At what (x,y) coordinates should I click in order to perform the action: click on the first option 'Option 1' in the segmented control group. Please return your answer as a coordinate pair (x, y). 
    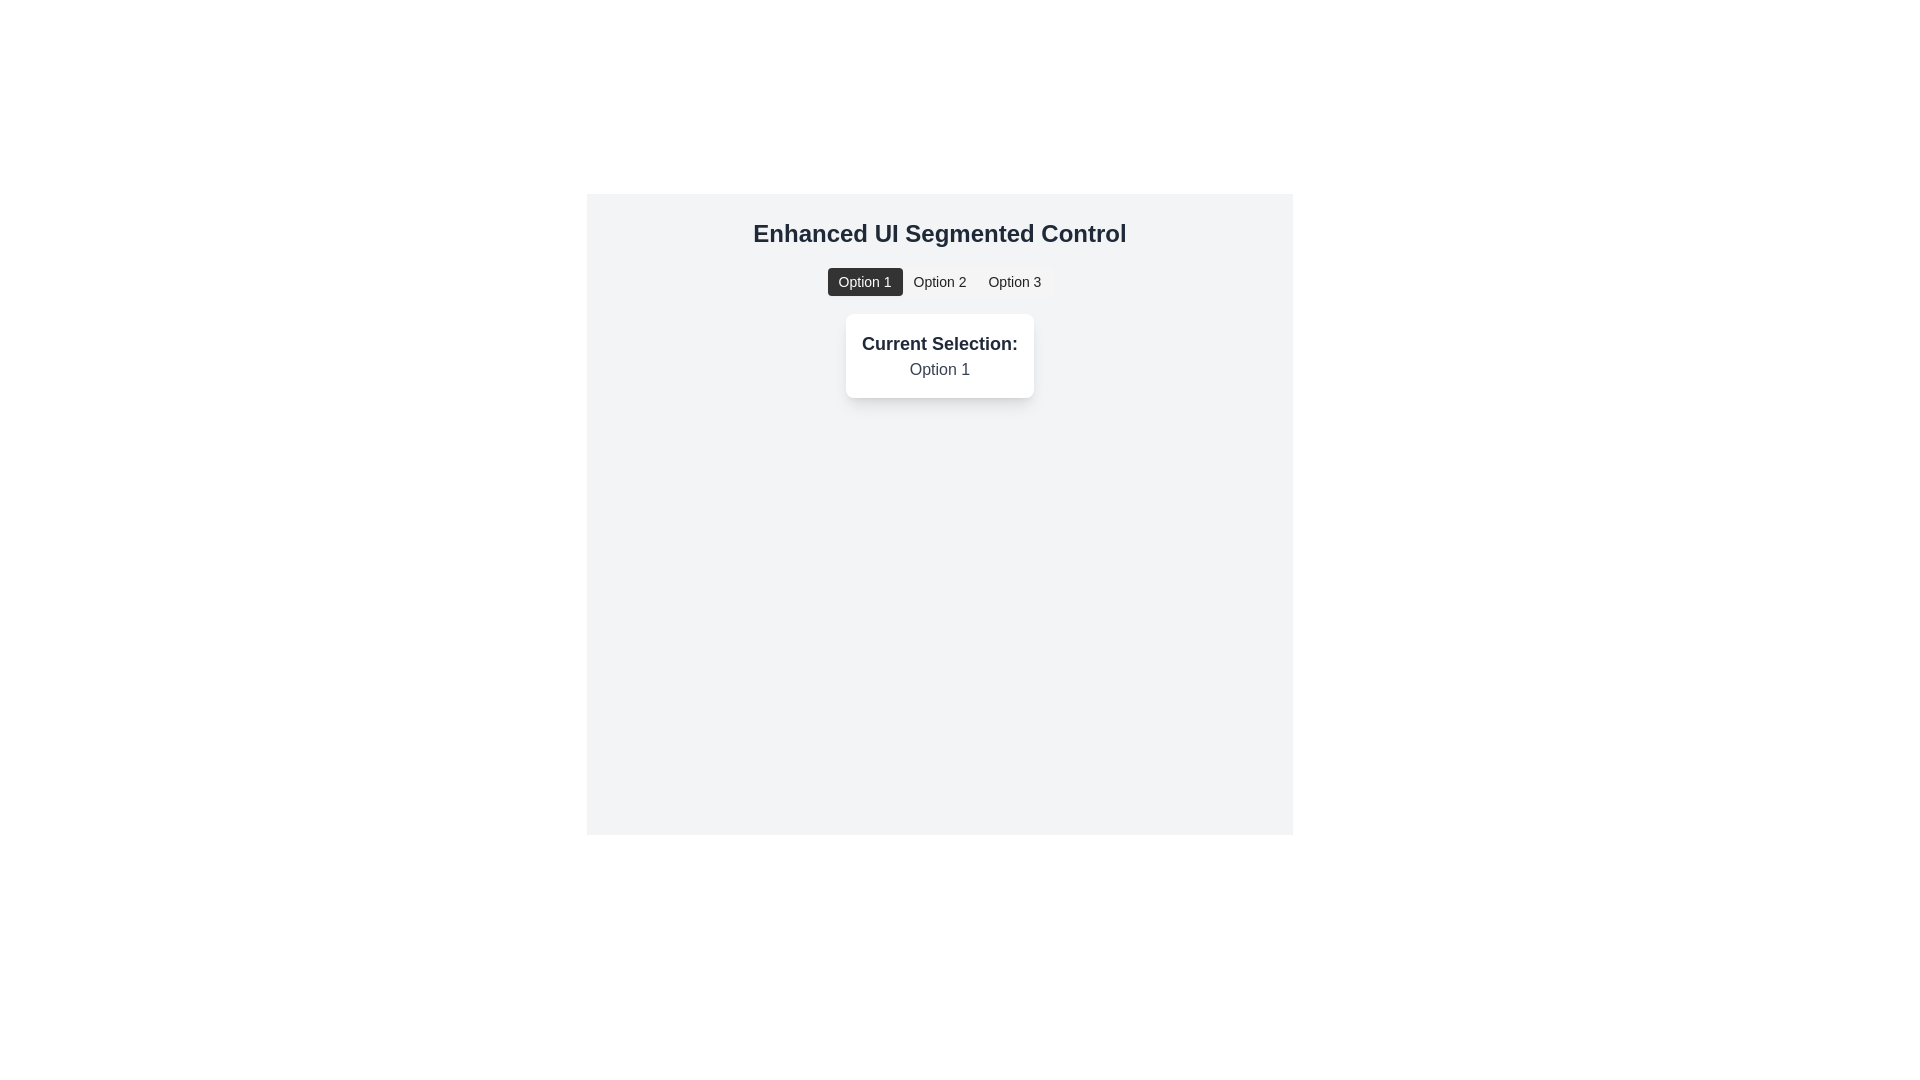
    Looking at the image, I should click on (865, 281).